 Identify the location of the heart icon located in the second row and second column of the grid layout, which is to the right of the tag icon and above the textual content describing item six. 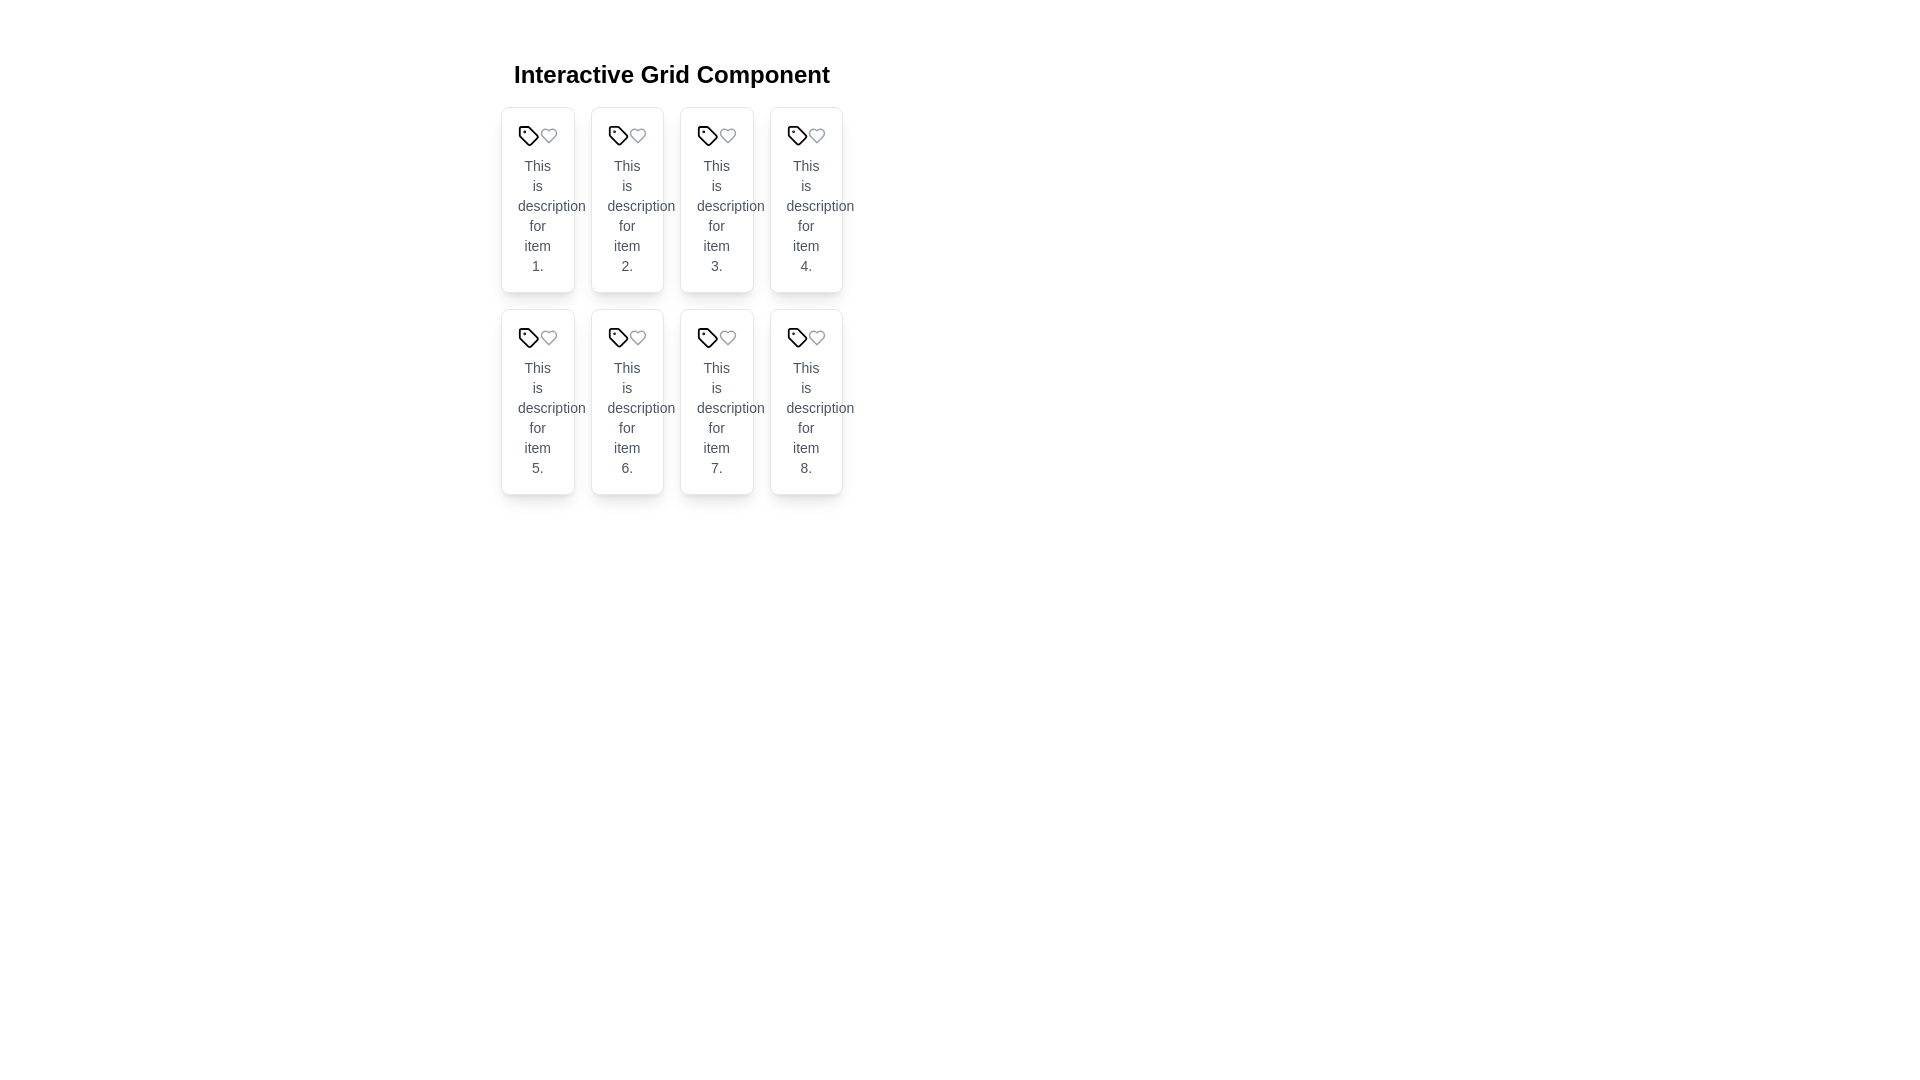
(637, 337).